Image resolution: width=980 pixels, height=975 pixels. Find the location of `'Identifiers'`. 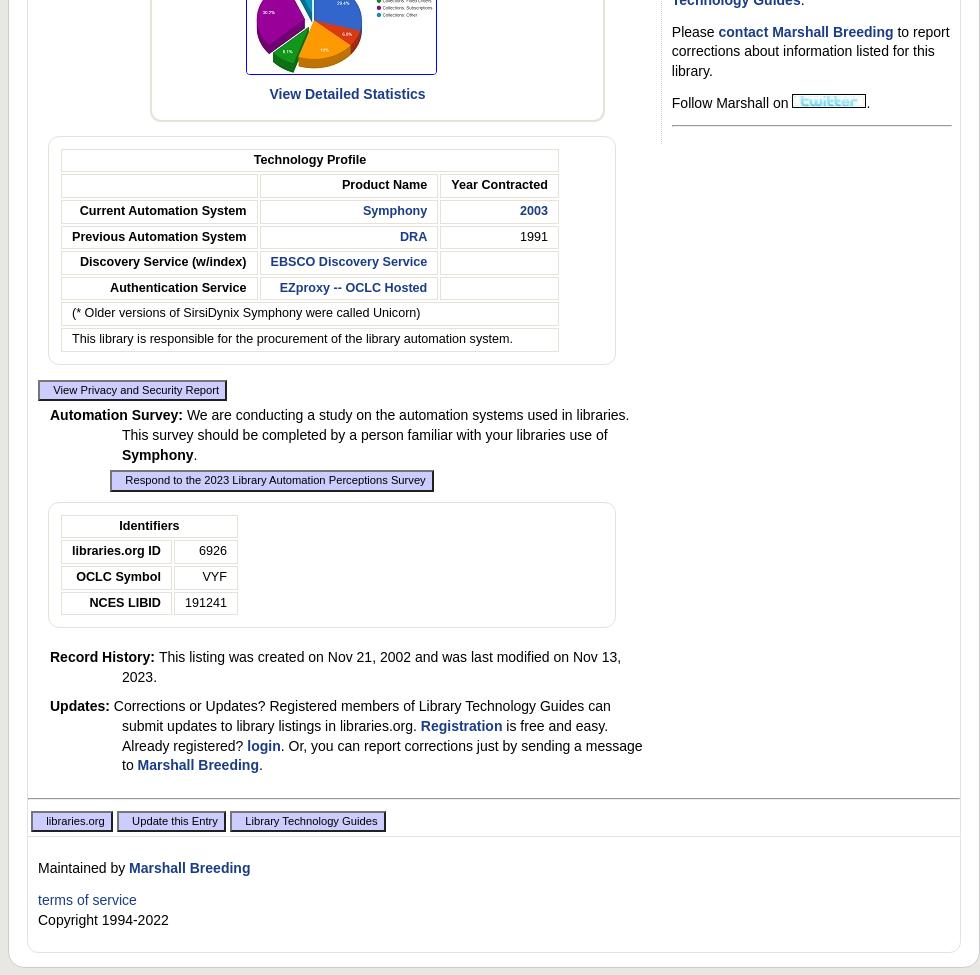

'Identifiers' is located at coordinates (148, 524).